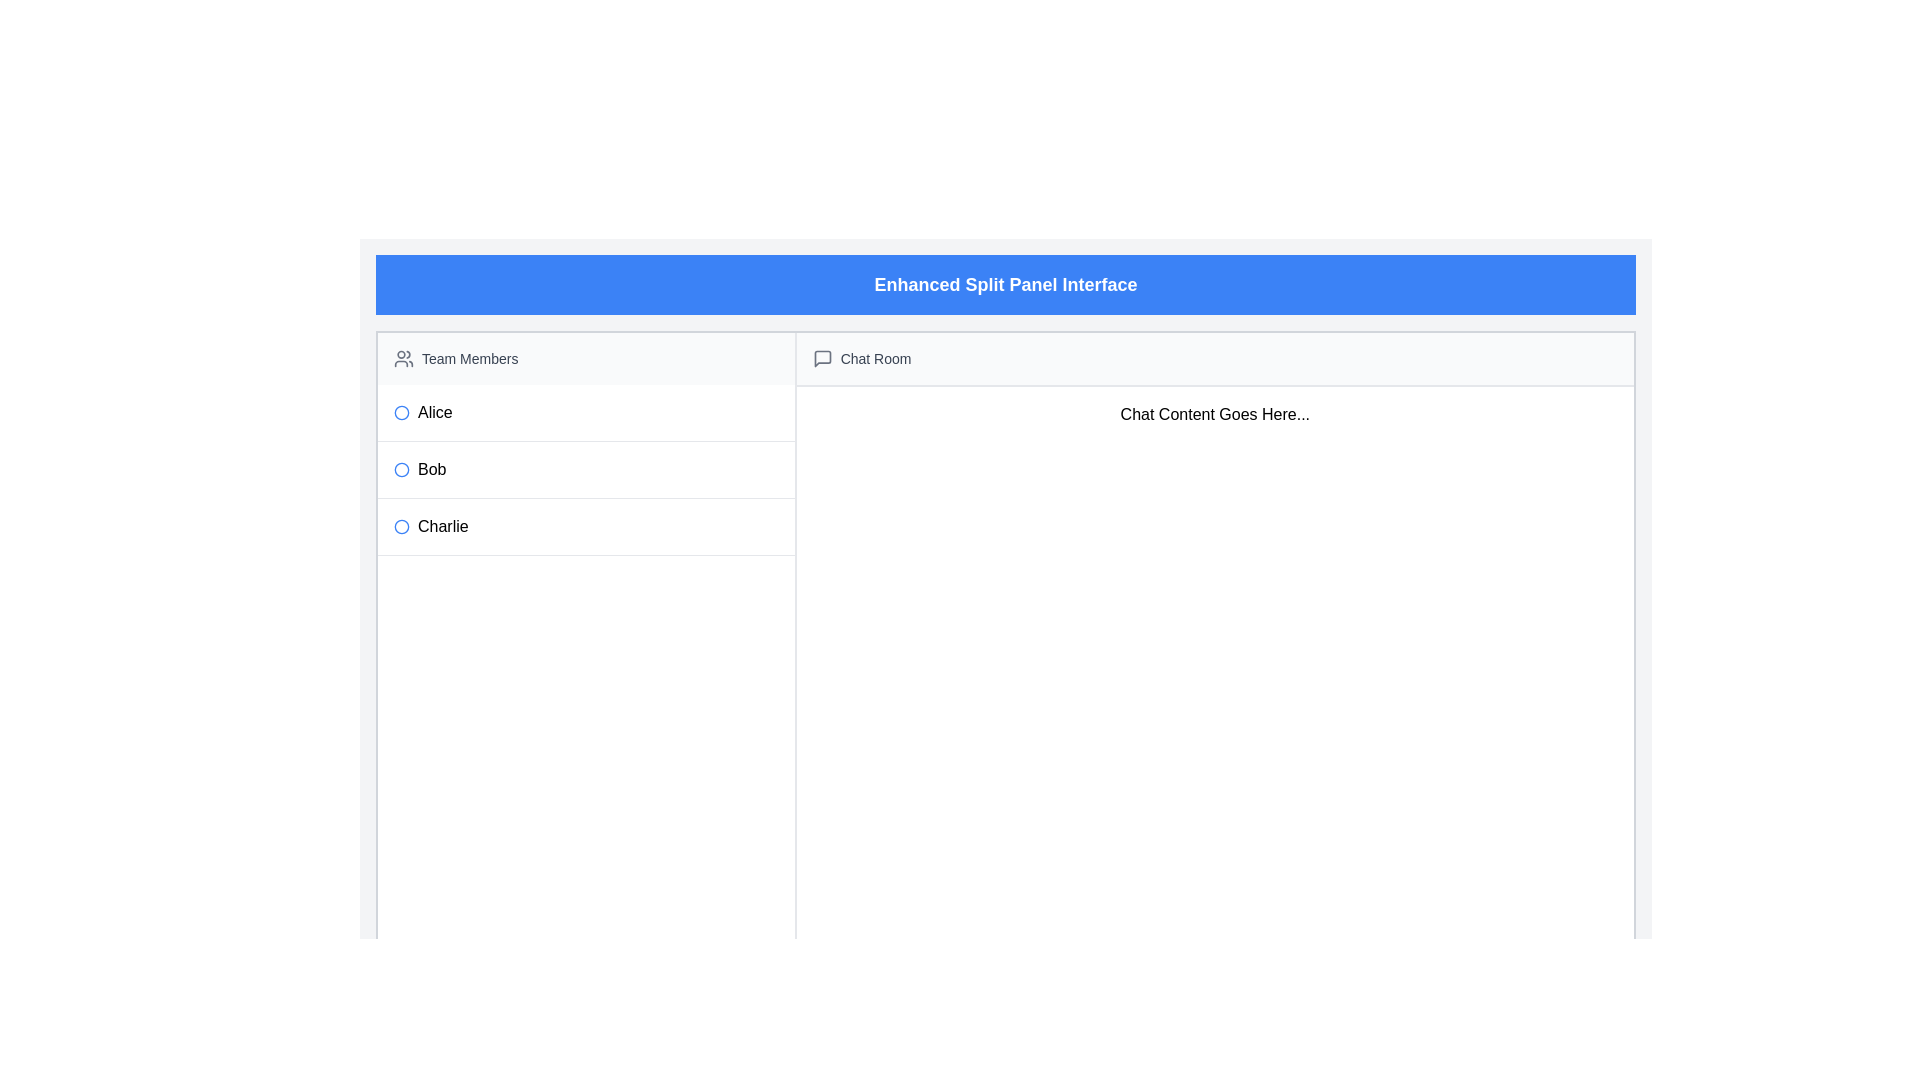  I want to click on the icon representing a group of people, which is styled in gray and located next to the 'Team Members' header, so click(402, 357).